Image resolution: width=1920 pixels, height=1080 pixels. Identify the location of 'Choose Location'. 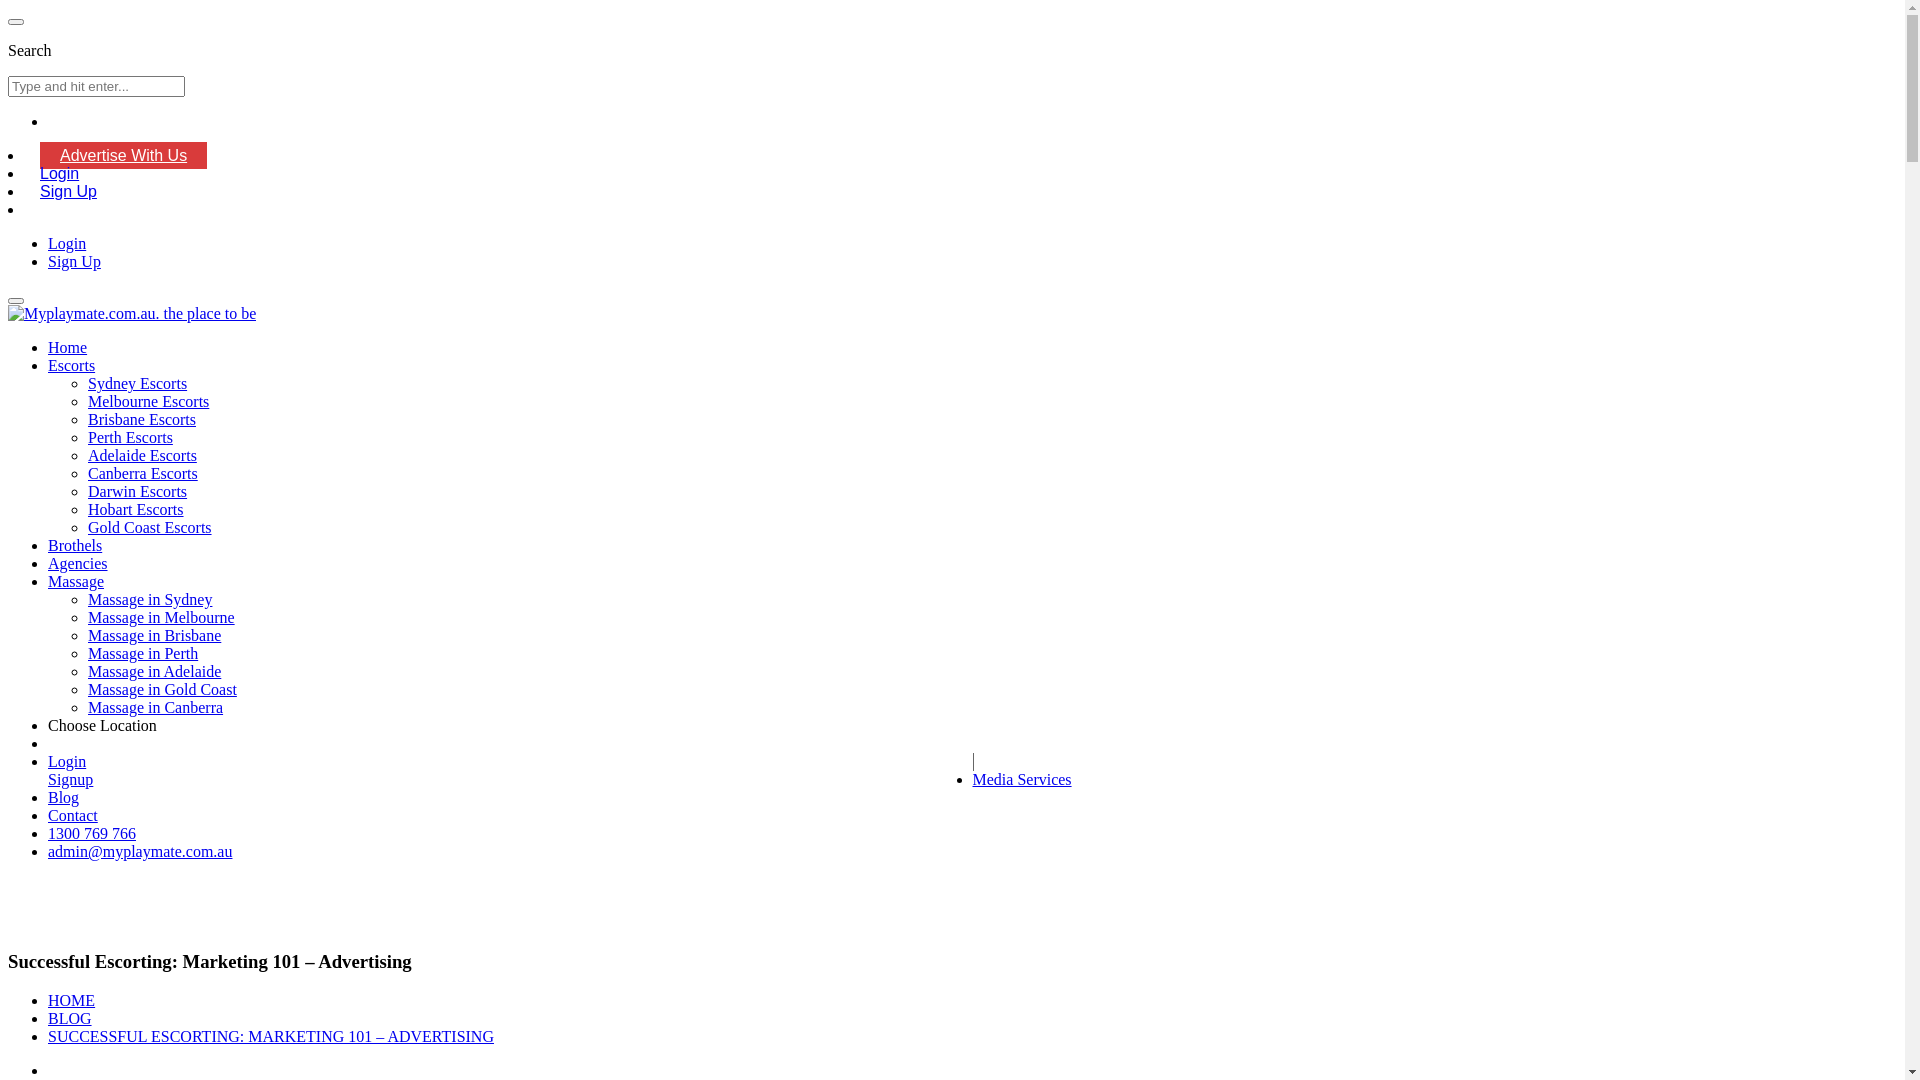
(101, 725).